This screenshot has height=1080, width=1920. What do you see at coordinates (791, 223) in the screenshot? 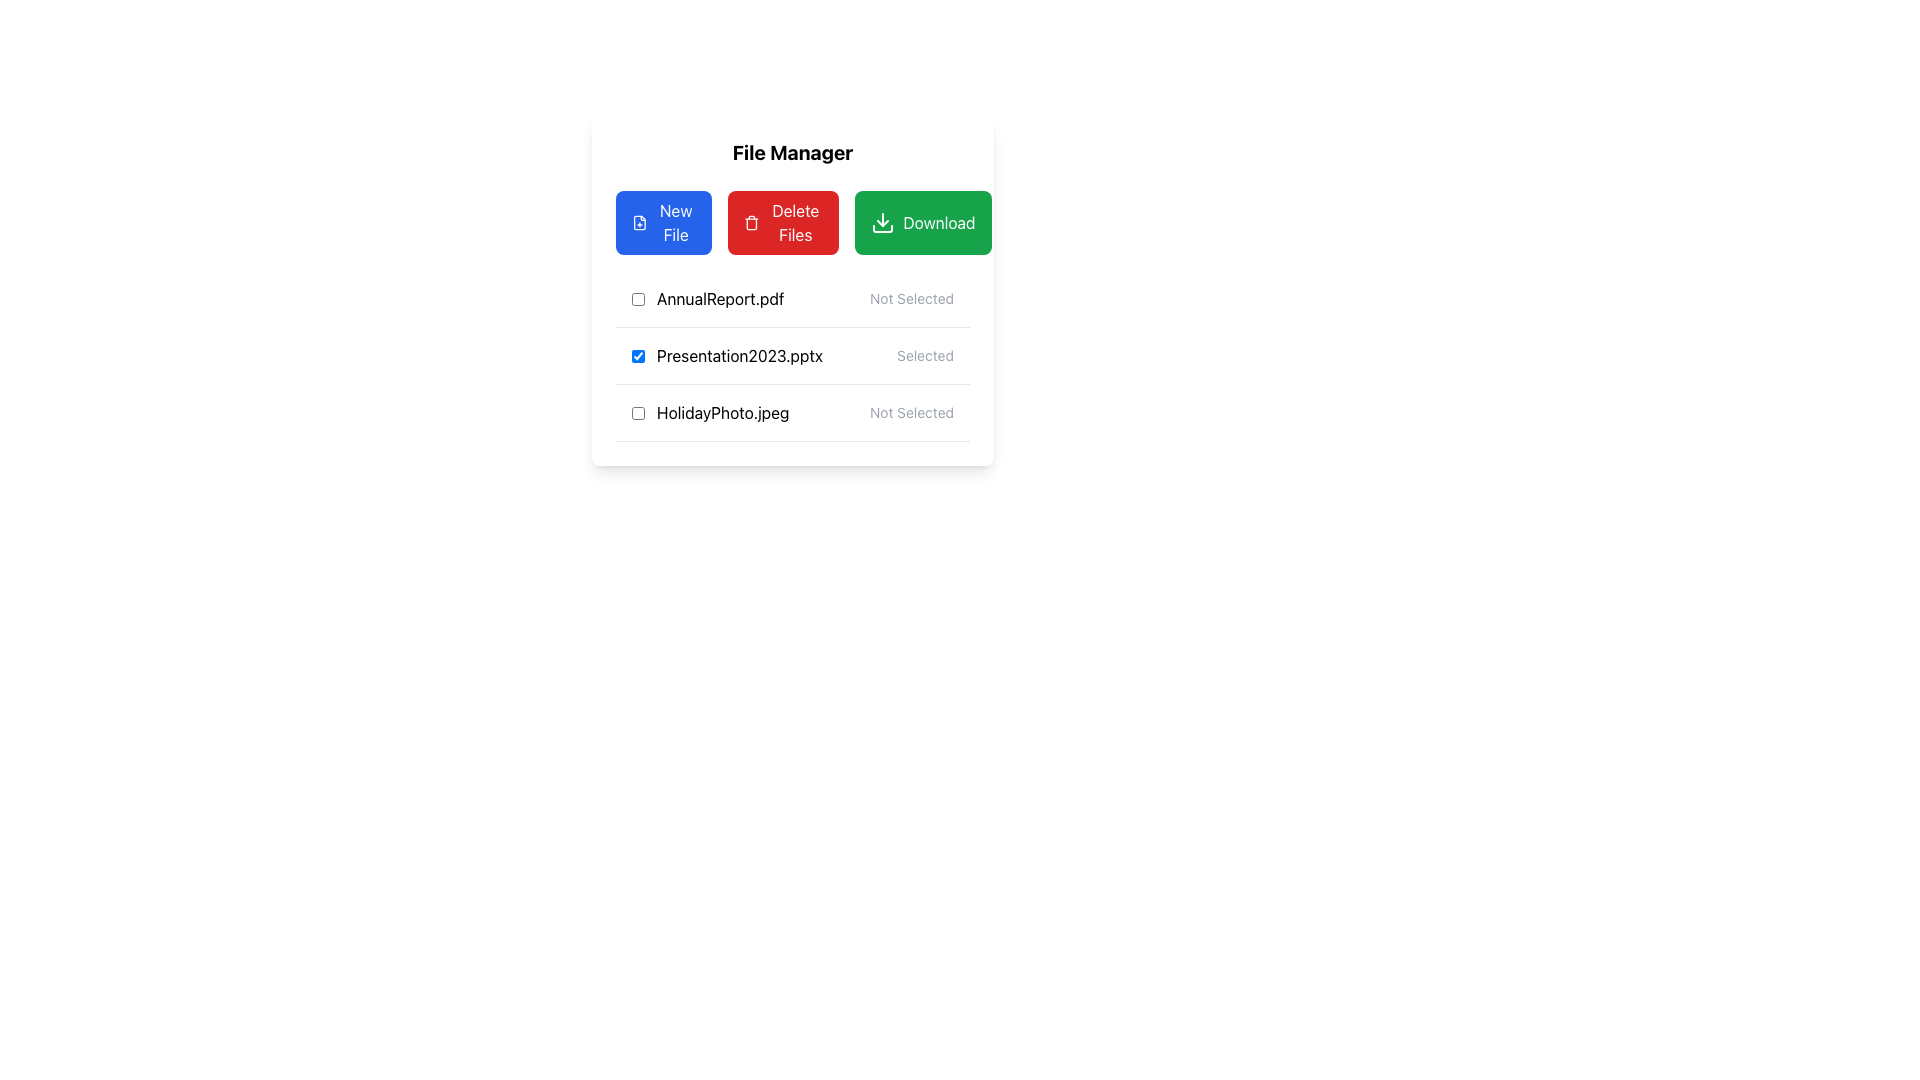
I see `the 'Delete Files' button in the button group for file operations, which is located below the 'File Manager' title and above the file list` at bounding box center [791, 223].